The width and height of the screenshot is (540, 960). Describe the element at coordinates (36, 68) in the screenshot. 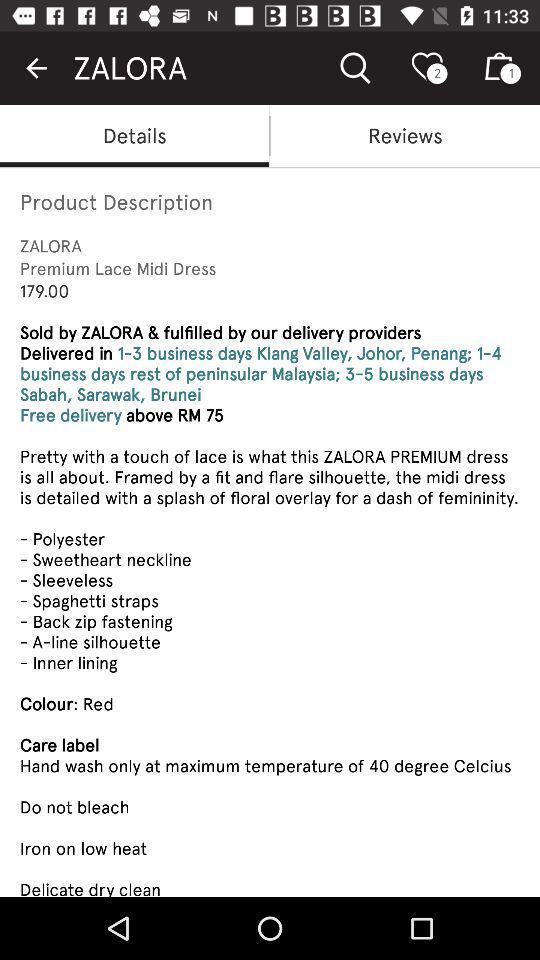

I see `the icon above details item` at that location.